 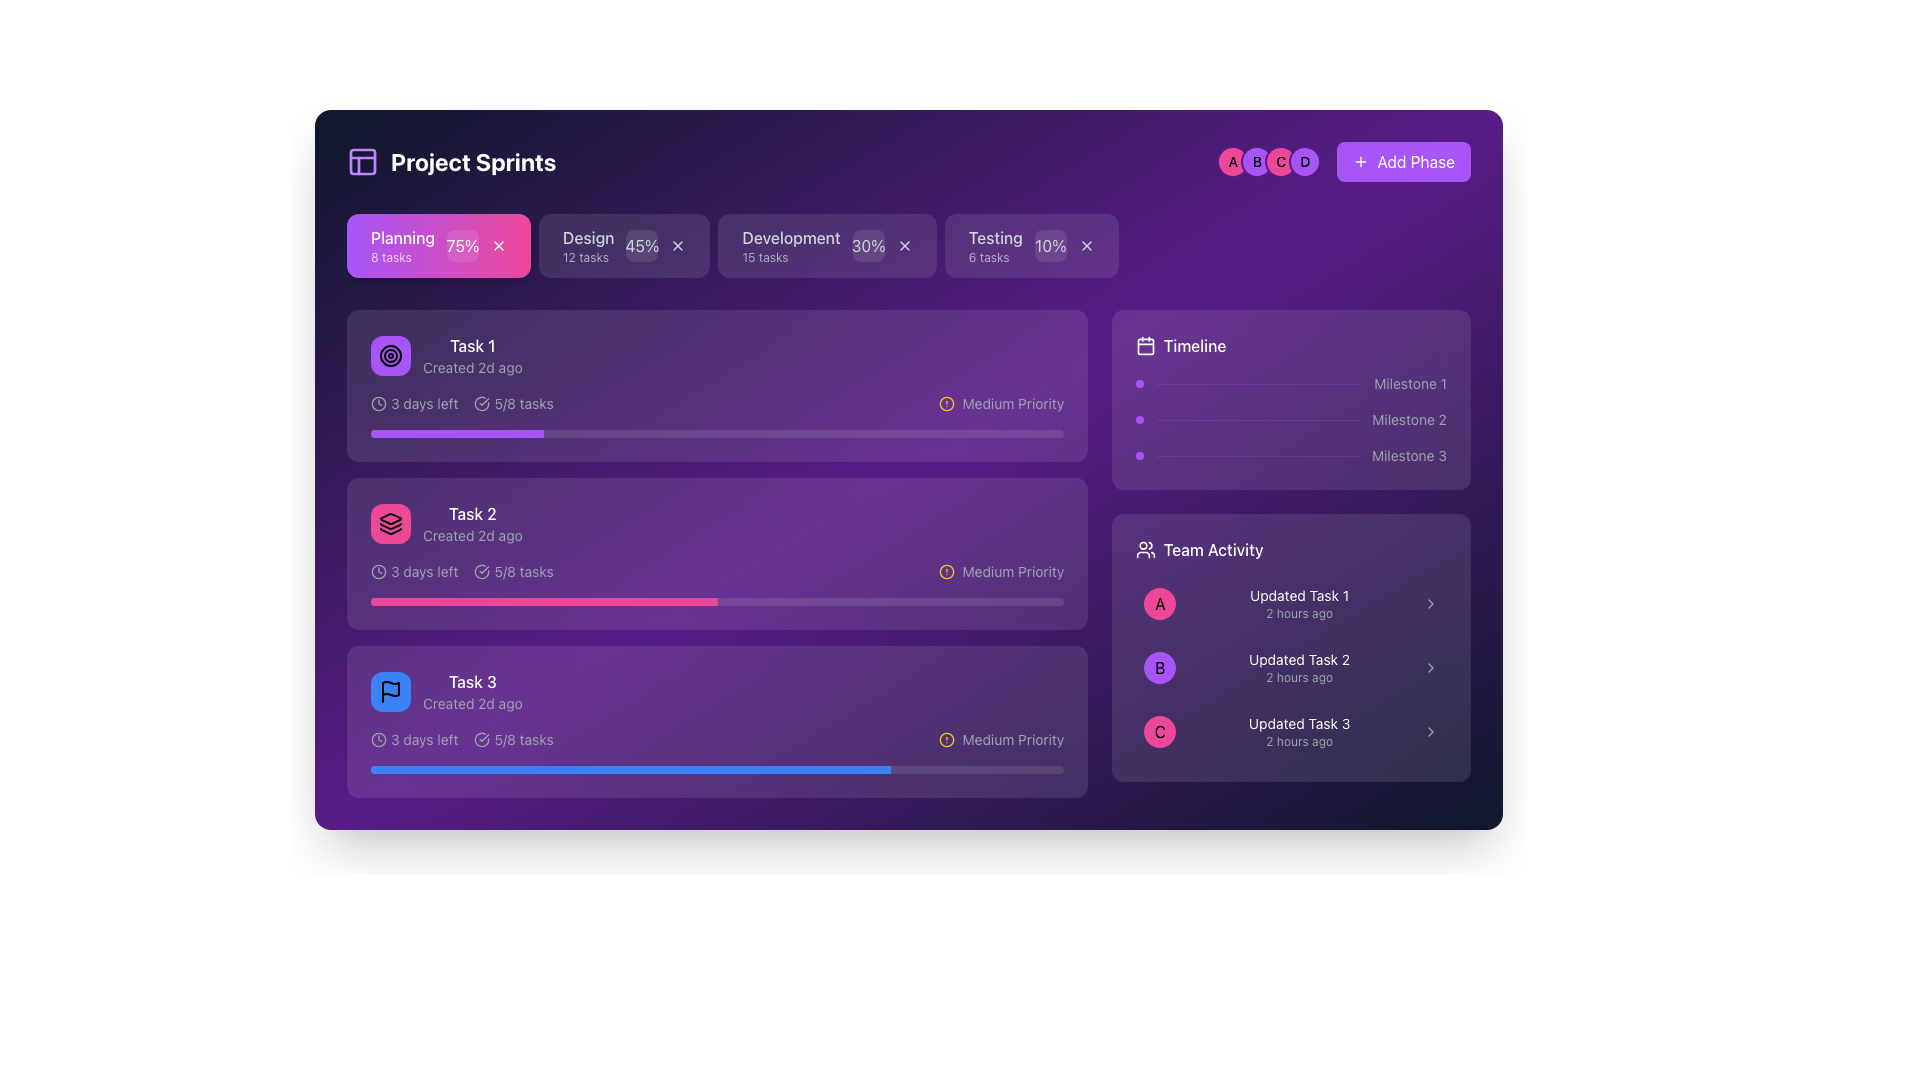 What do you see at coordinates (390, 688) in the screenshot?
I see `the highlighted flag icon, which is the leftmost emblem within the third task card in the vertical task list, positioned to the left of the textual details and progress information of the task` at bounding box center [390, 688].